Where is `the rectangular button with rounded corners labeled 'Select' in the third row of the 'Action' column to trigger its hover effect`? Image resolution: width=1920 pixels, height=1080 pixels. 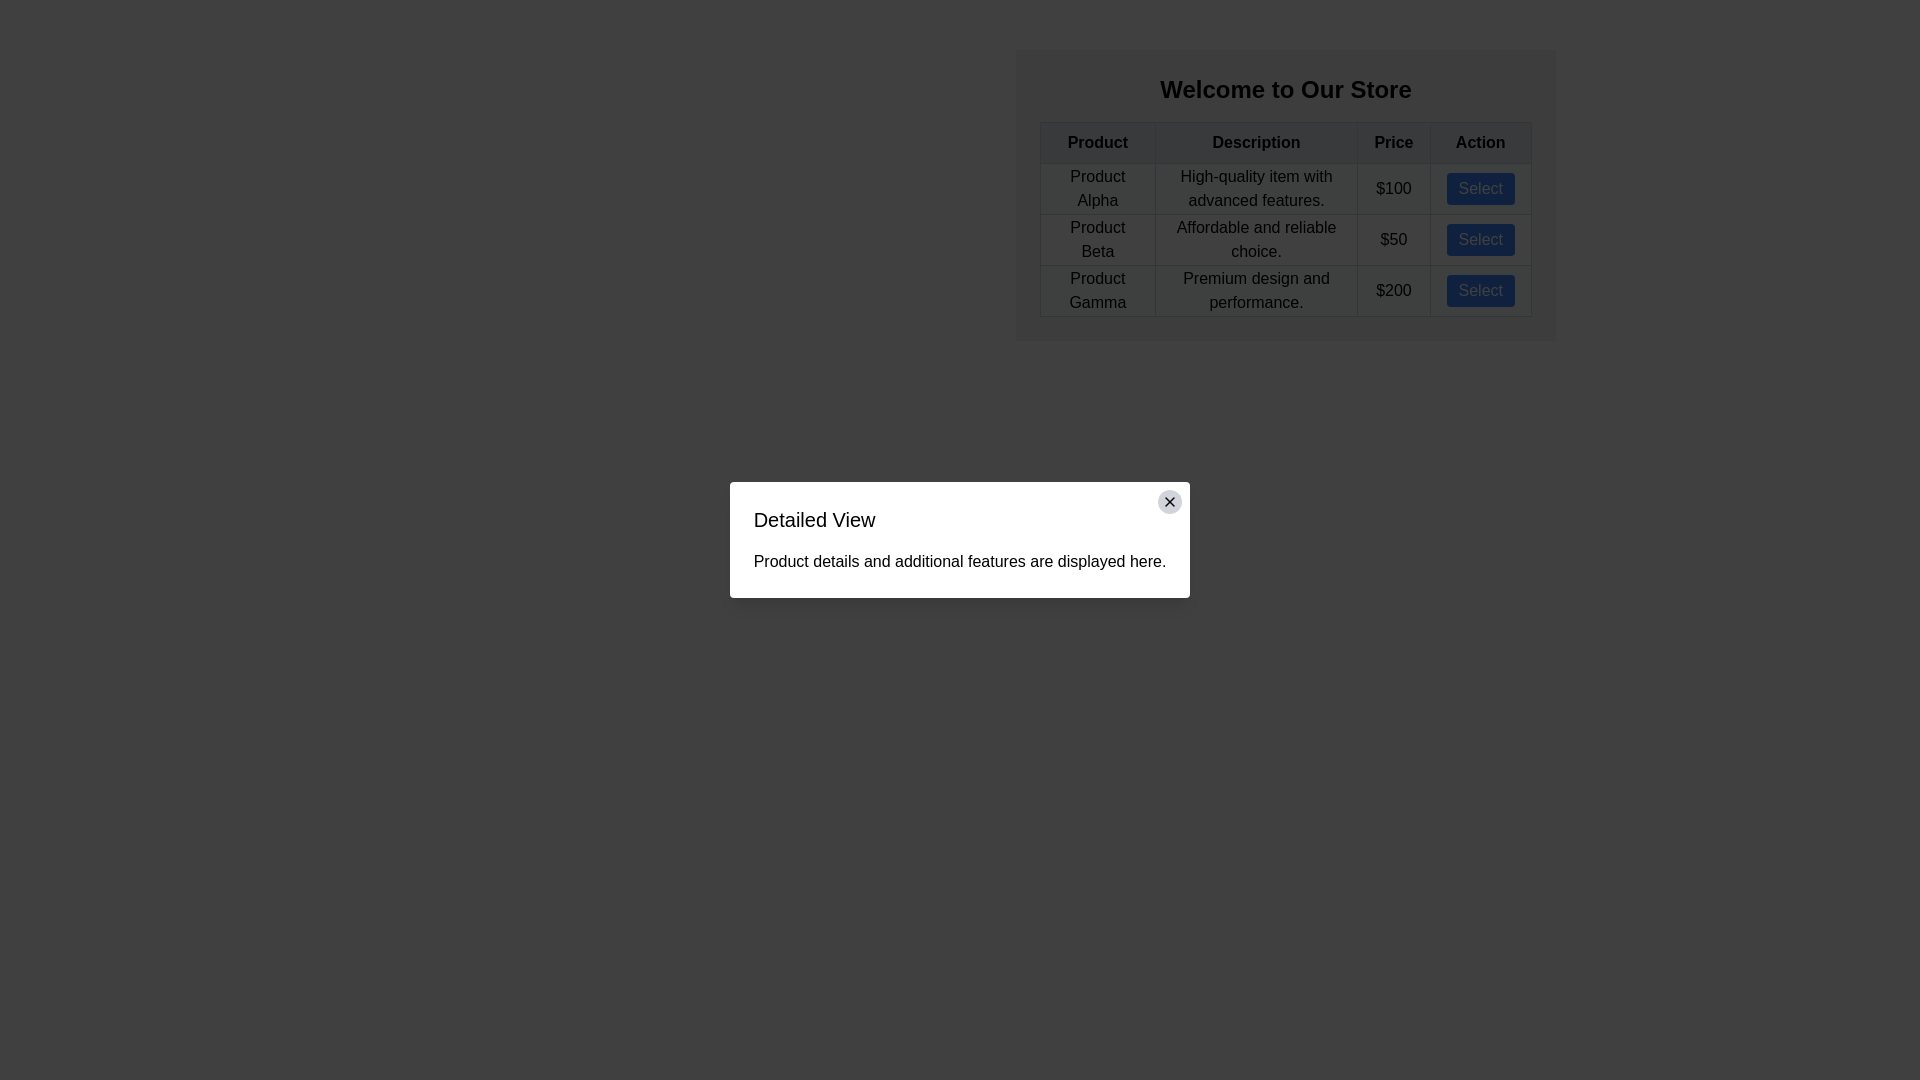 the rectangular button with rounded corners labeled 'Select' in the third row of the 'Action' column to trigger its hover effect is located at coordinates (1480, 290).